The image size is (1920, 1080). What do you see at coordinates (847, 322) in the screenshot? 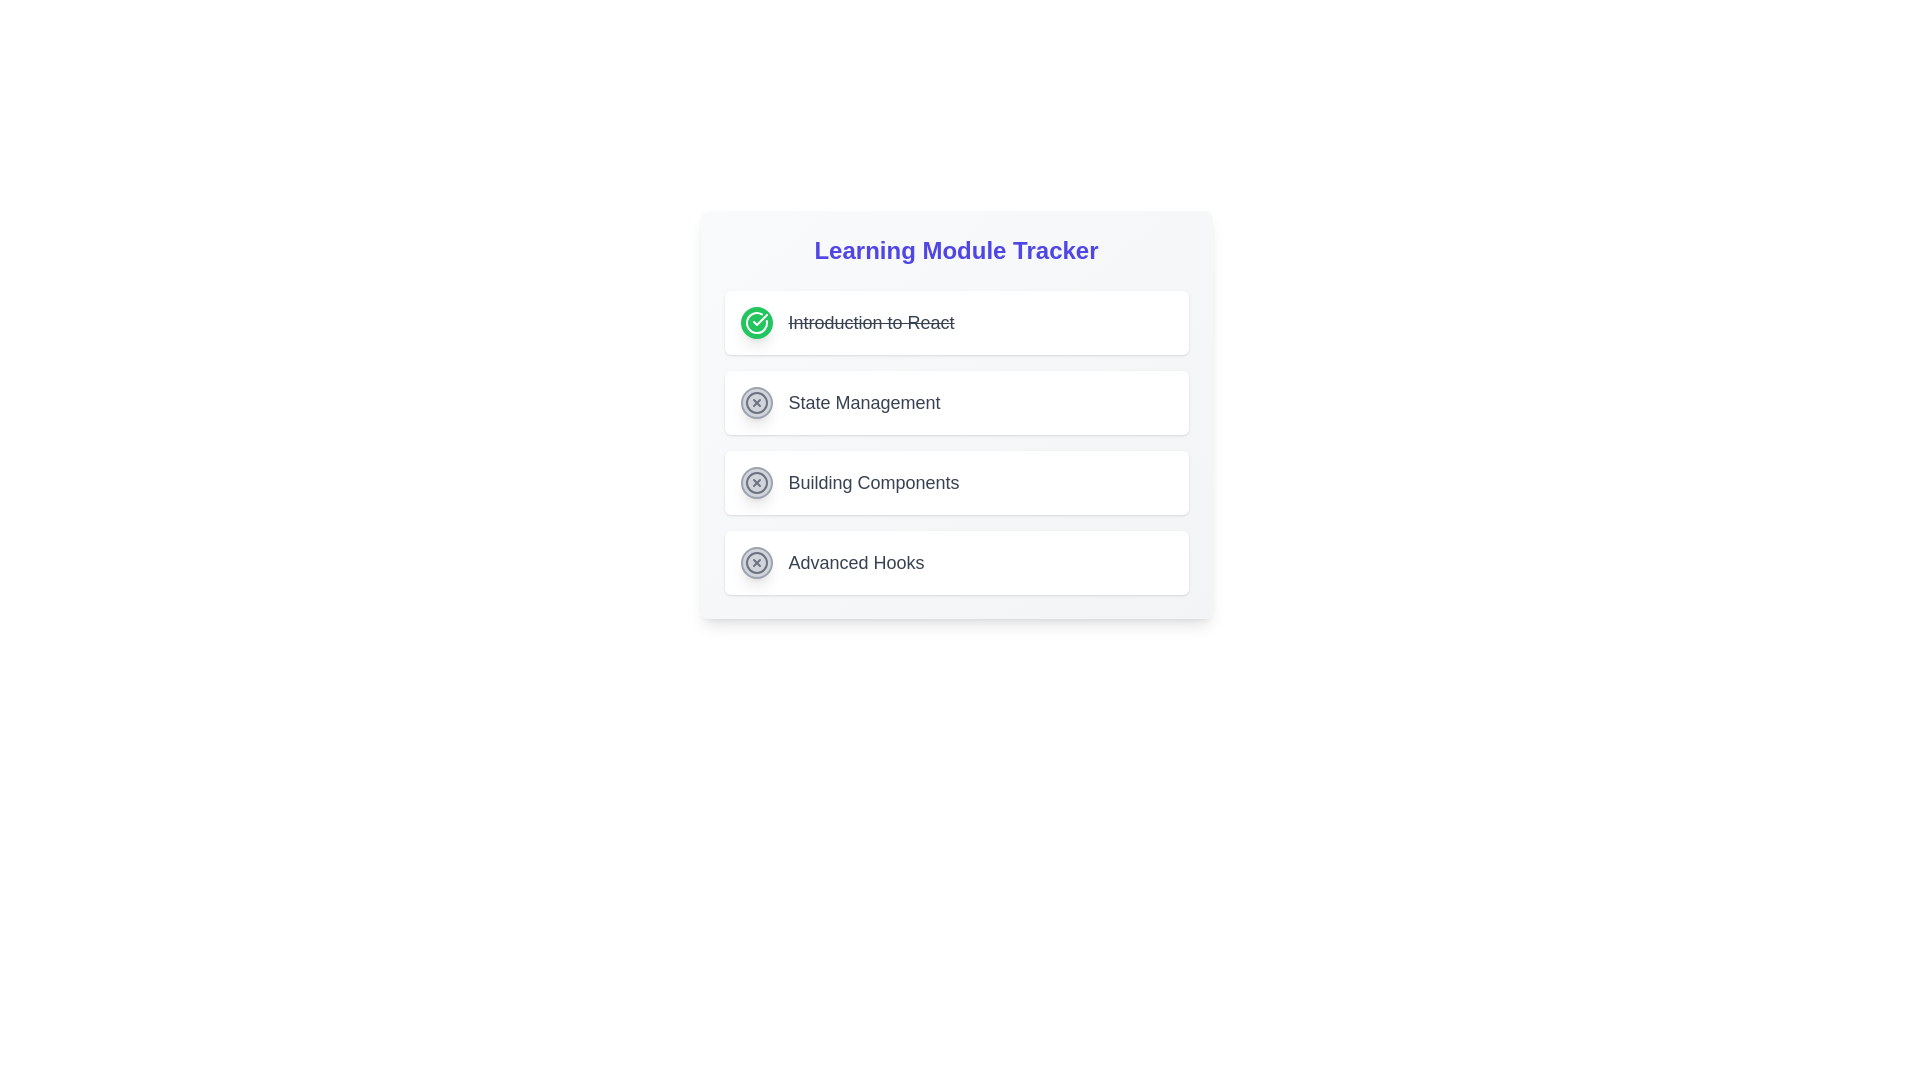
I see `the completed module list item labeled 'Introduction to React' in the 'Learning Module Tracker'` at bounding box center [847, 322].